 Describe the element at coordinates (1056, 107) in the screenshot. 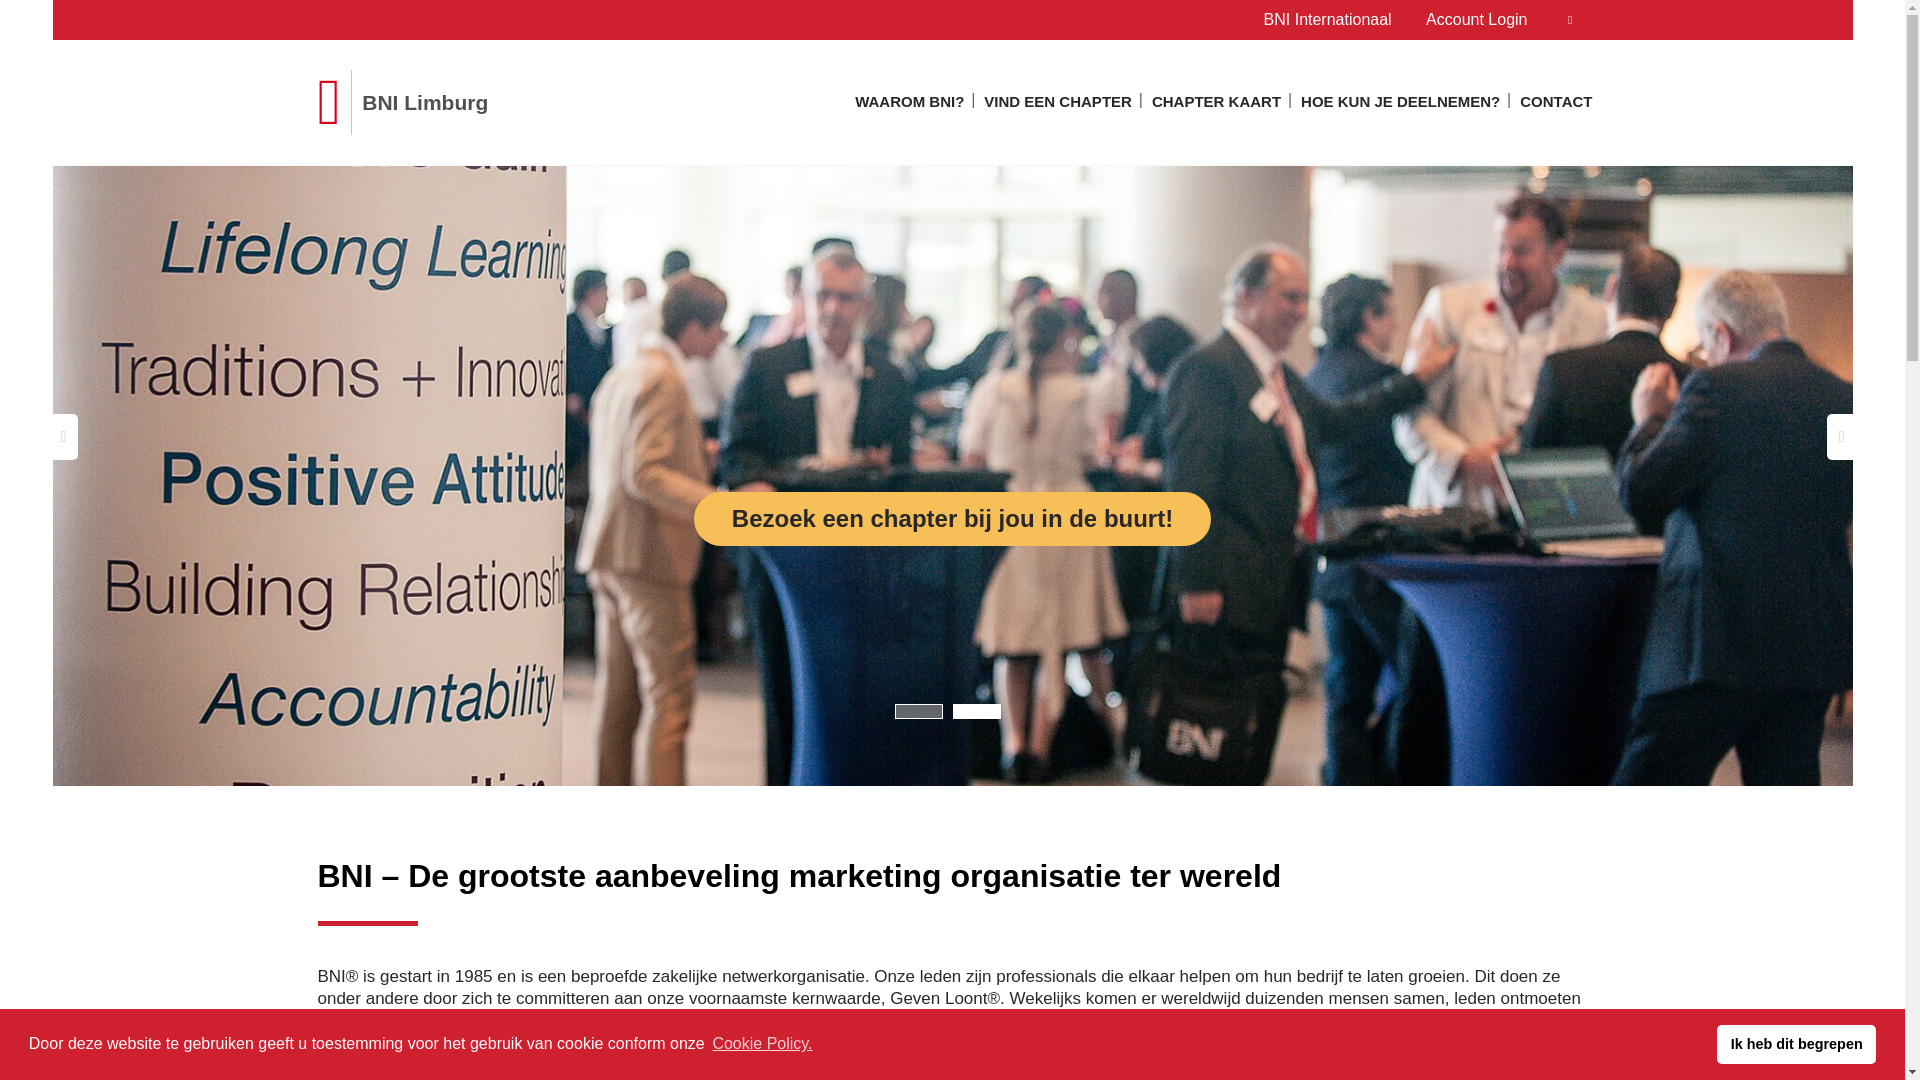

I see `'VIND EEN CHAPTER'` at that location.